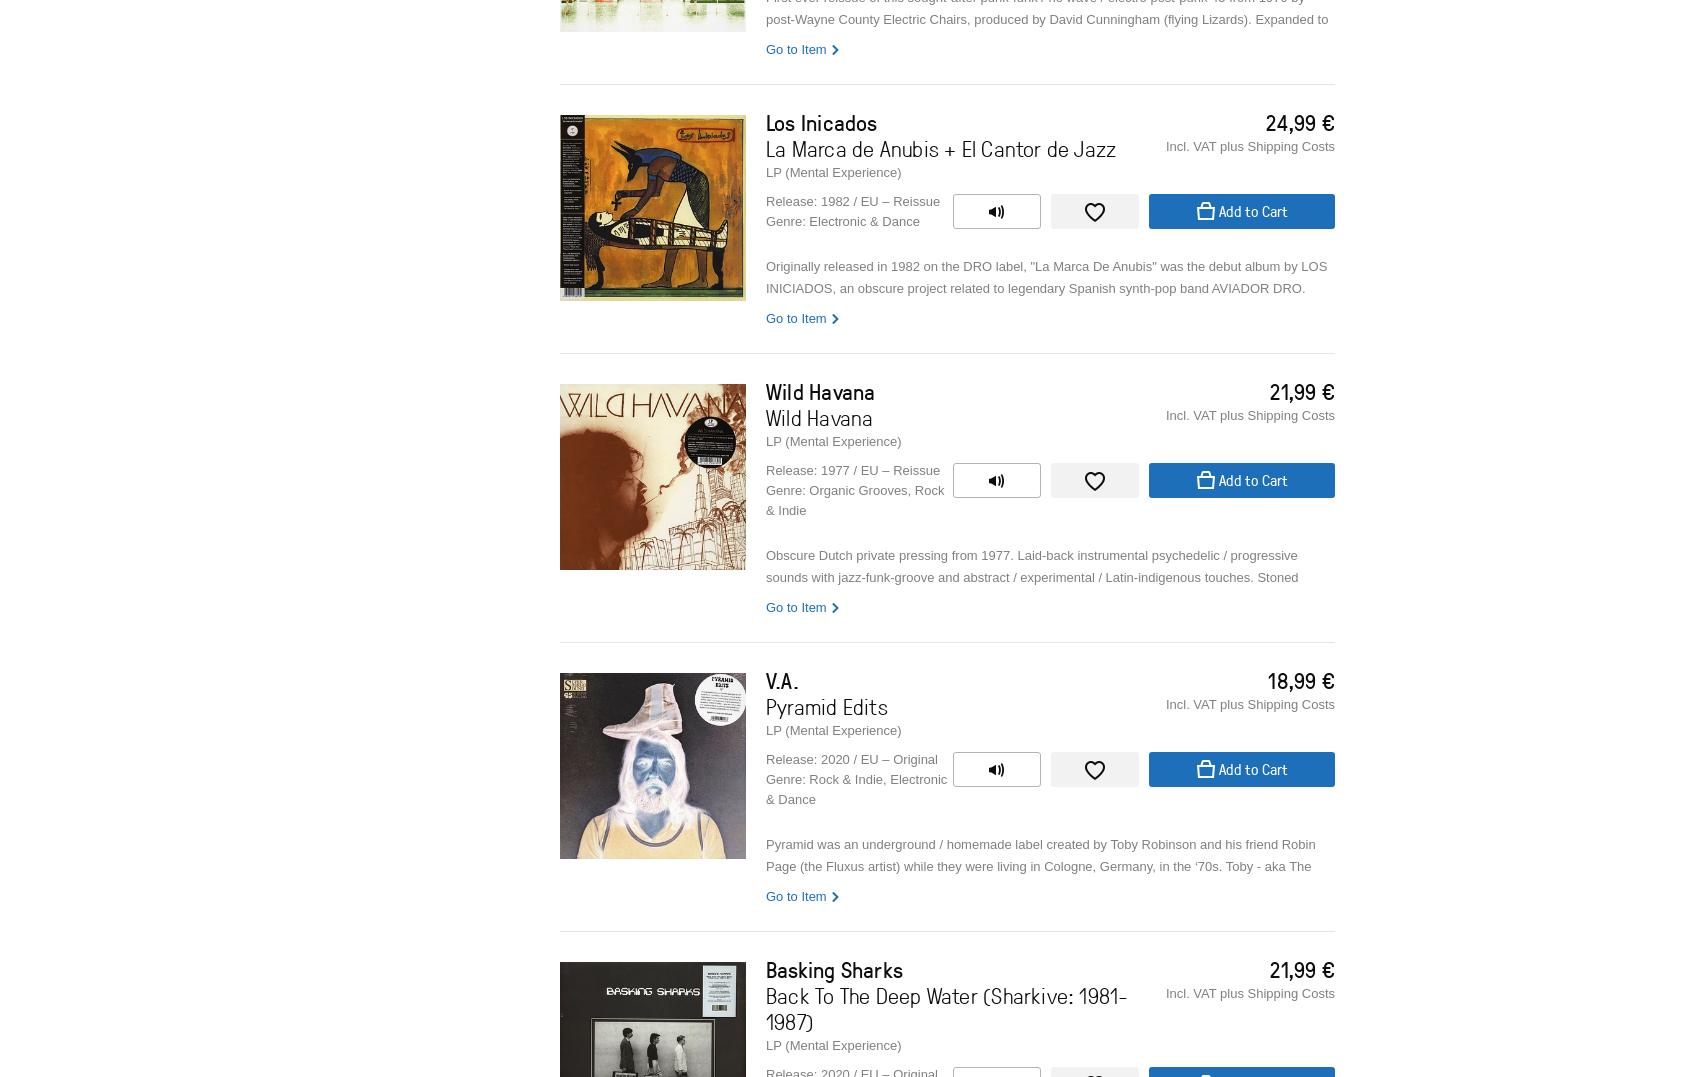  I want to click on 'Basking Sharks', so click(833, 969).